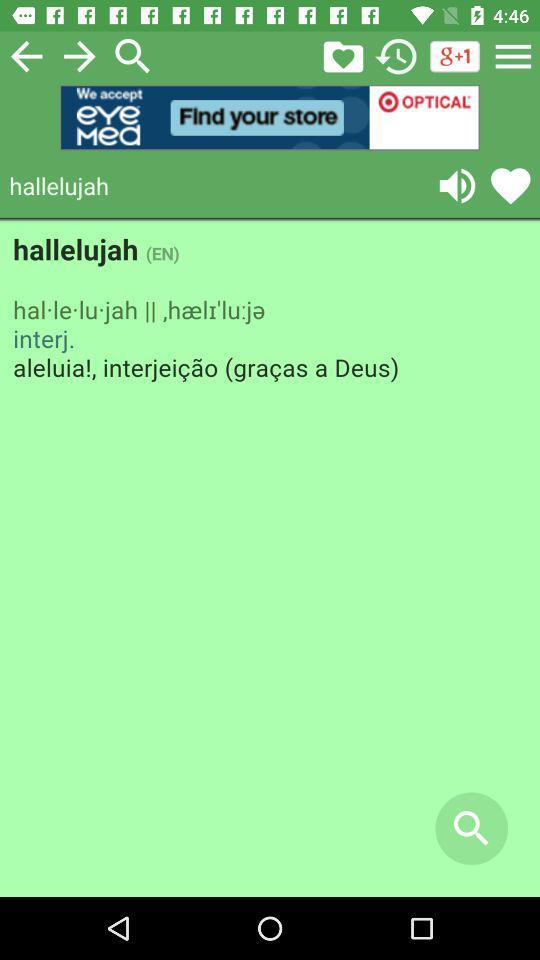  I want to click on the menu icon, so click(513, 55).